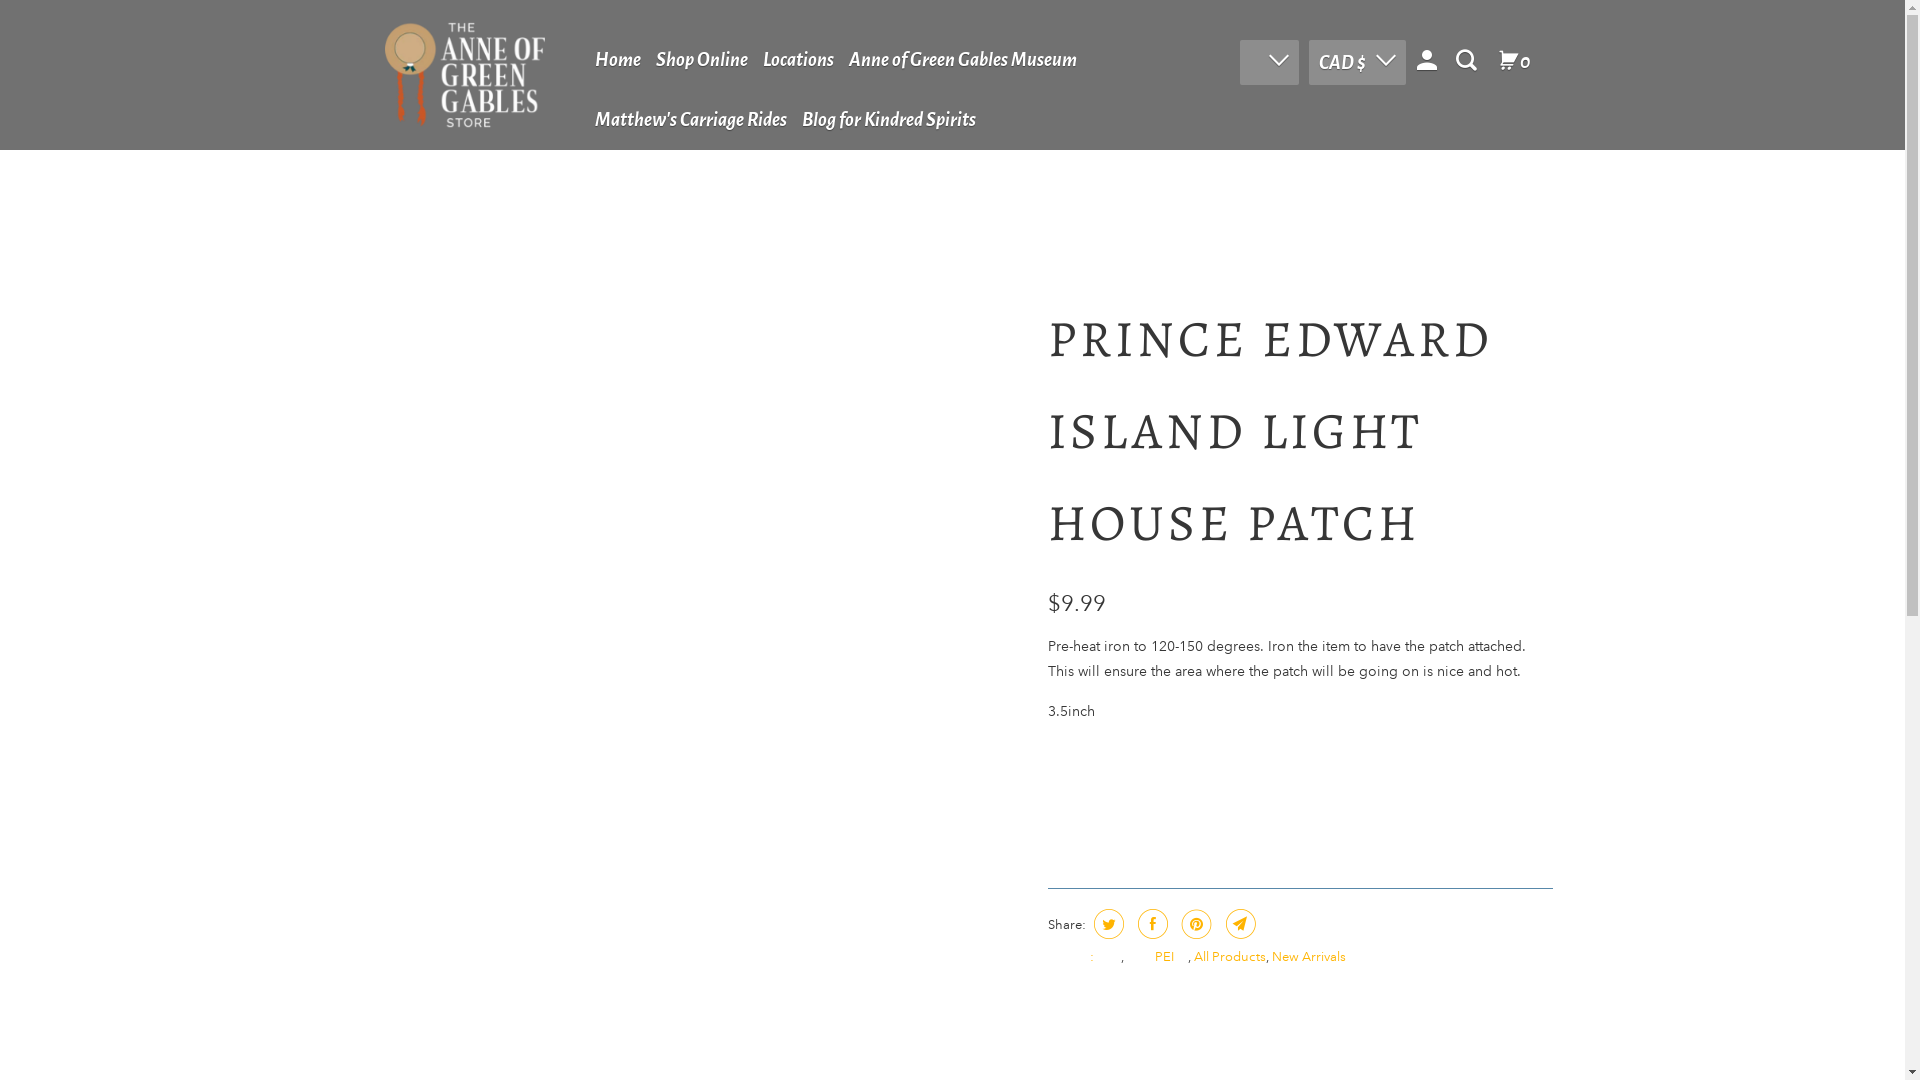 The height and width of the screenshot is (1080, 1920). What do you see at coordinates (589, 59) in the screenshot?
I see `'Home'` at bounding box center [589, 59].